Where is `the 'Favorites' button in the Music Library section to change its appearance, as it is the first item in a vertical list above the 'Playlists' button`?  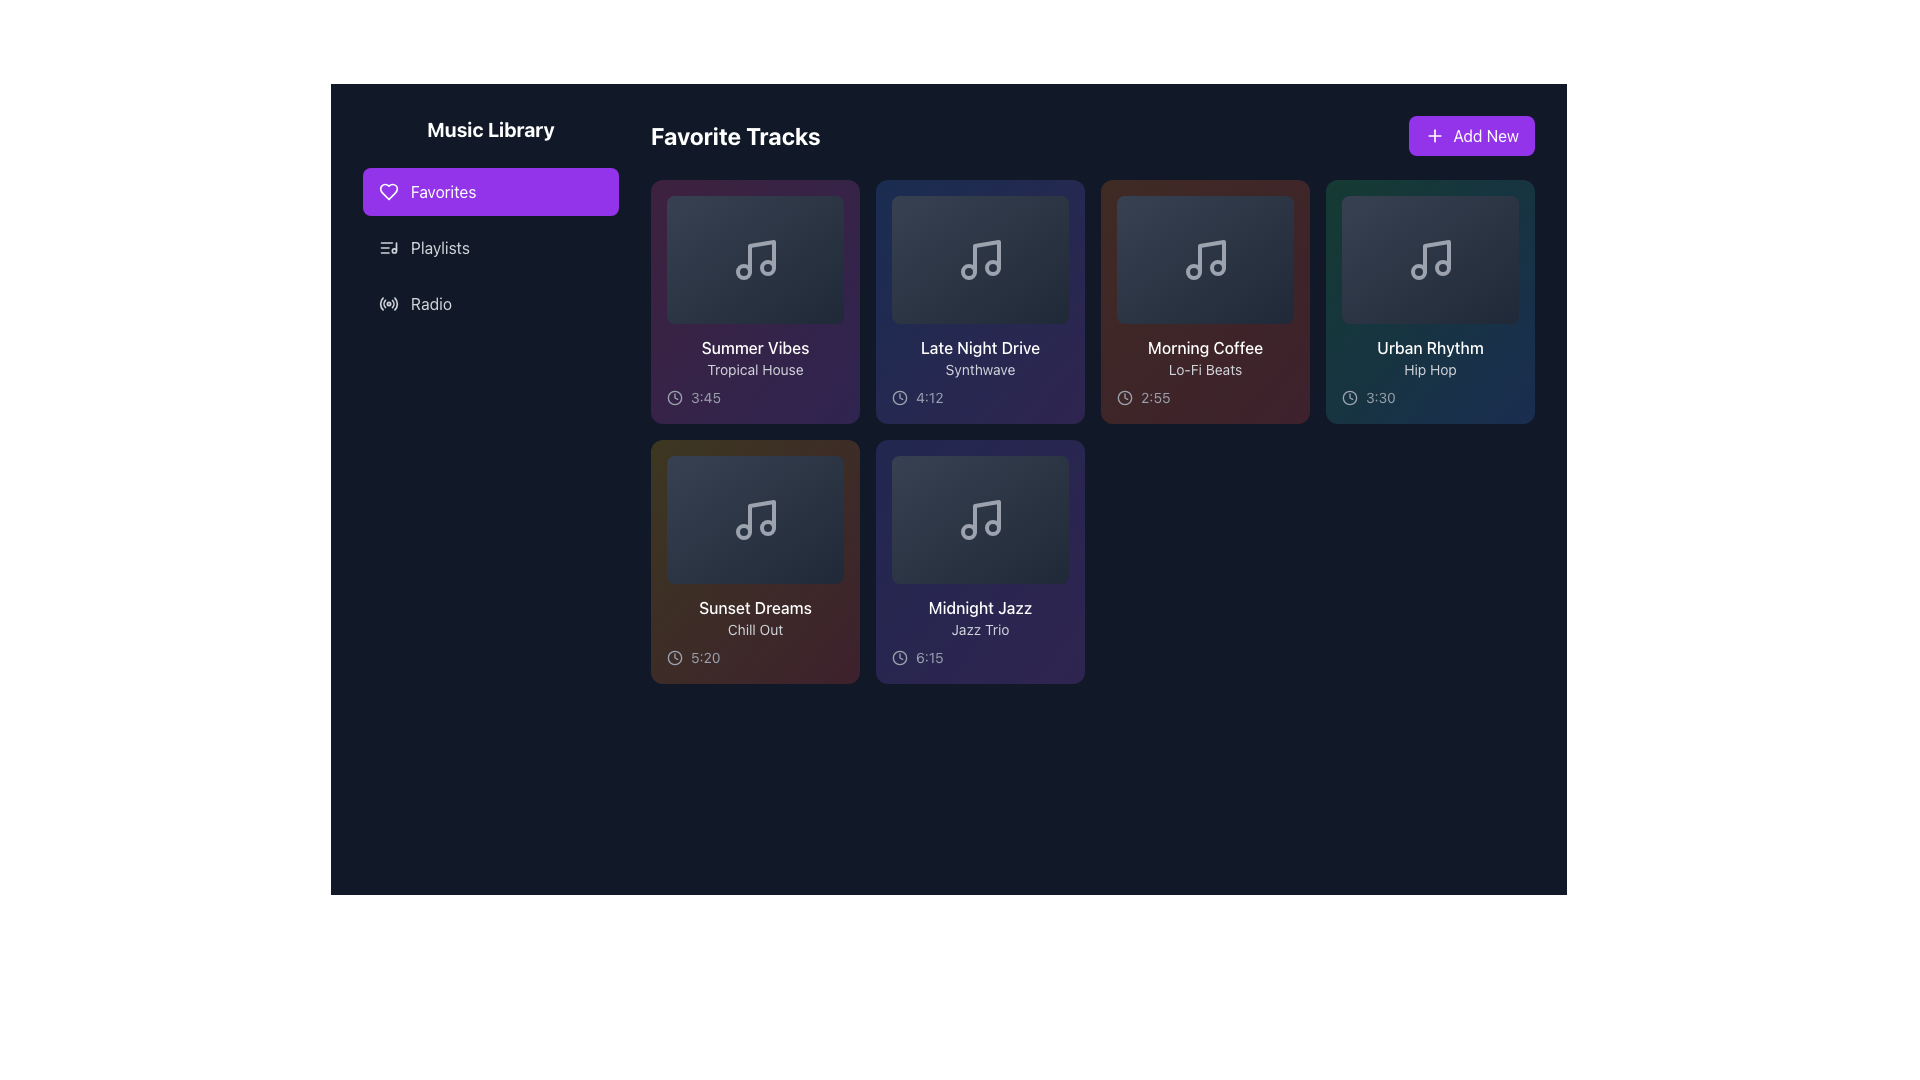 the 'Favorites' button in the Music Library section to change its appearance, as it is the first item in a vertical list above the 'Playlists' button is located at coordinates (490, 192).